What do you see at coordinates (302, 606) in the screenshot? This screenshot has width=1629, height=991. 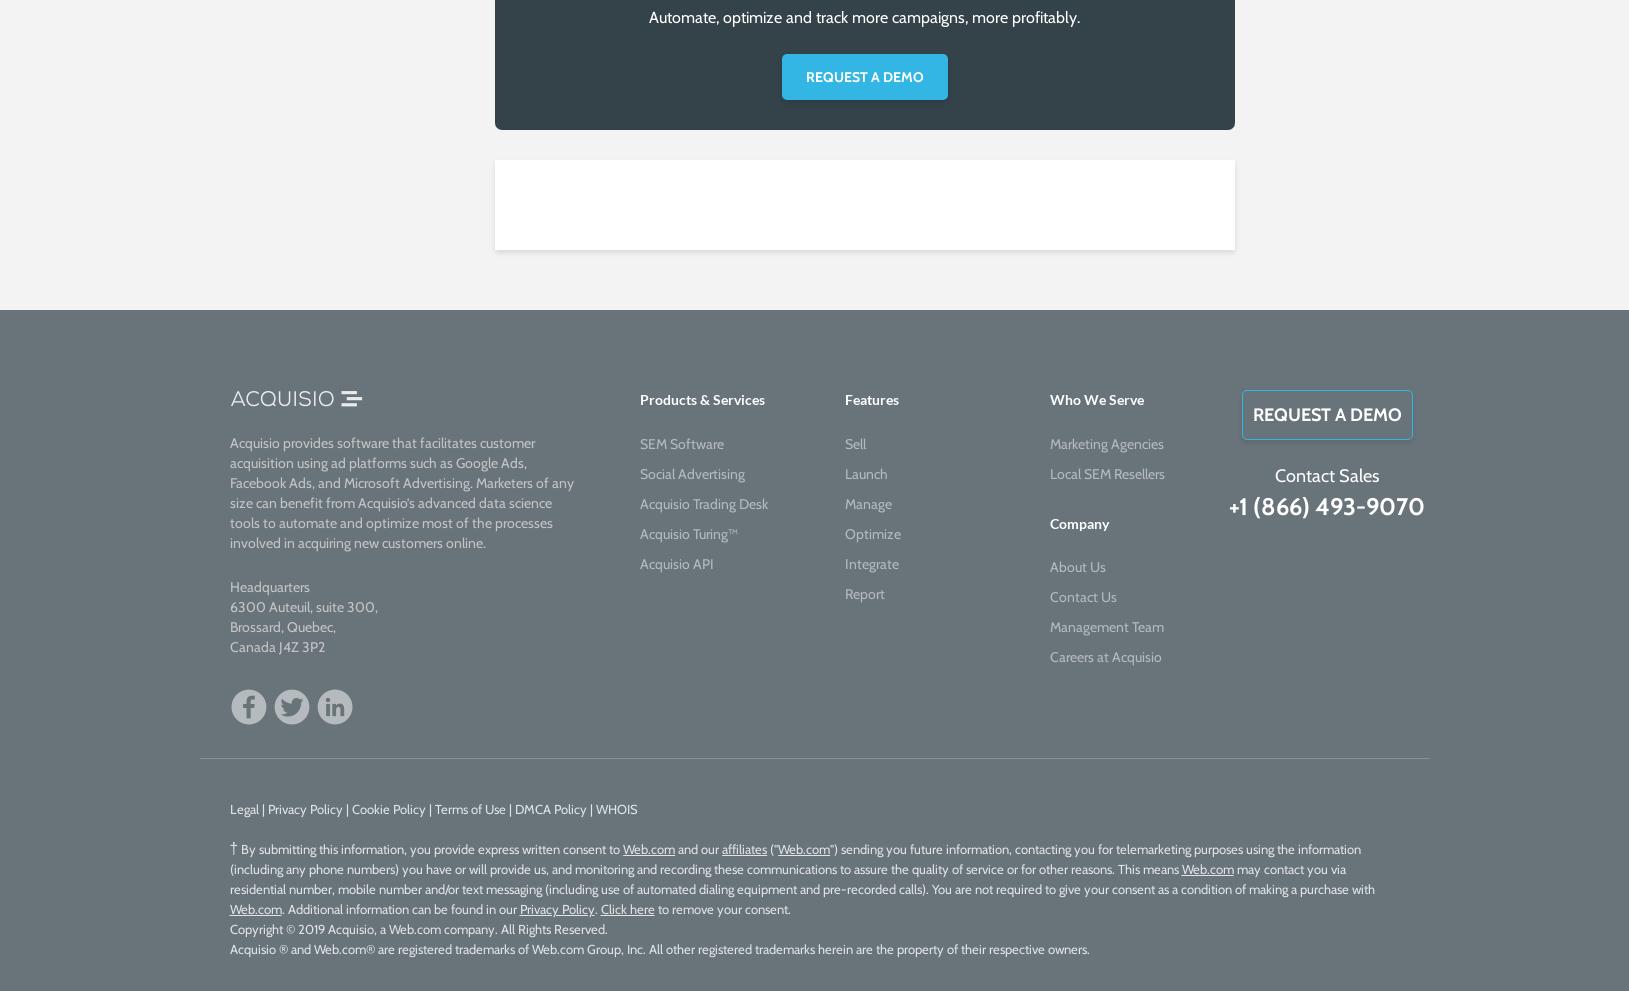 I see `'6300 Auteuil, suite 300,'` at bounding box center [302, 606].